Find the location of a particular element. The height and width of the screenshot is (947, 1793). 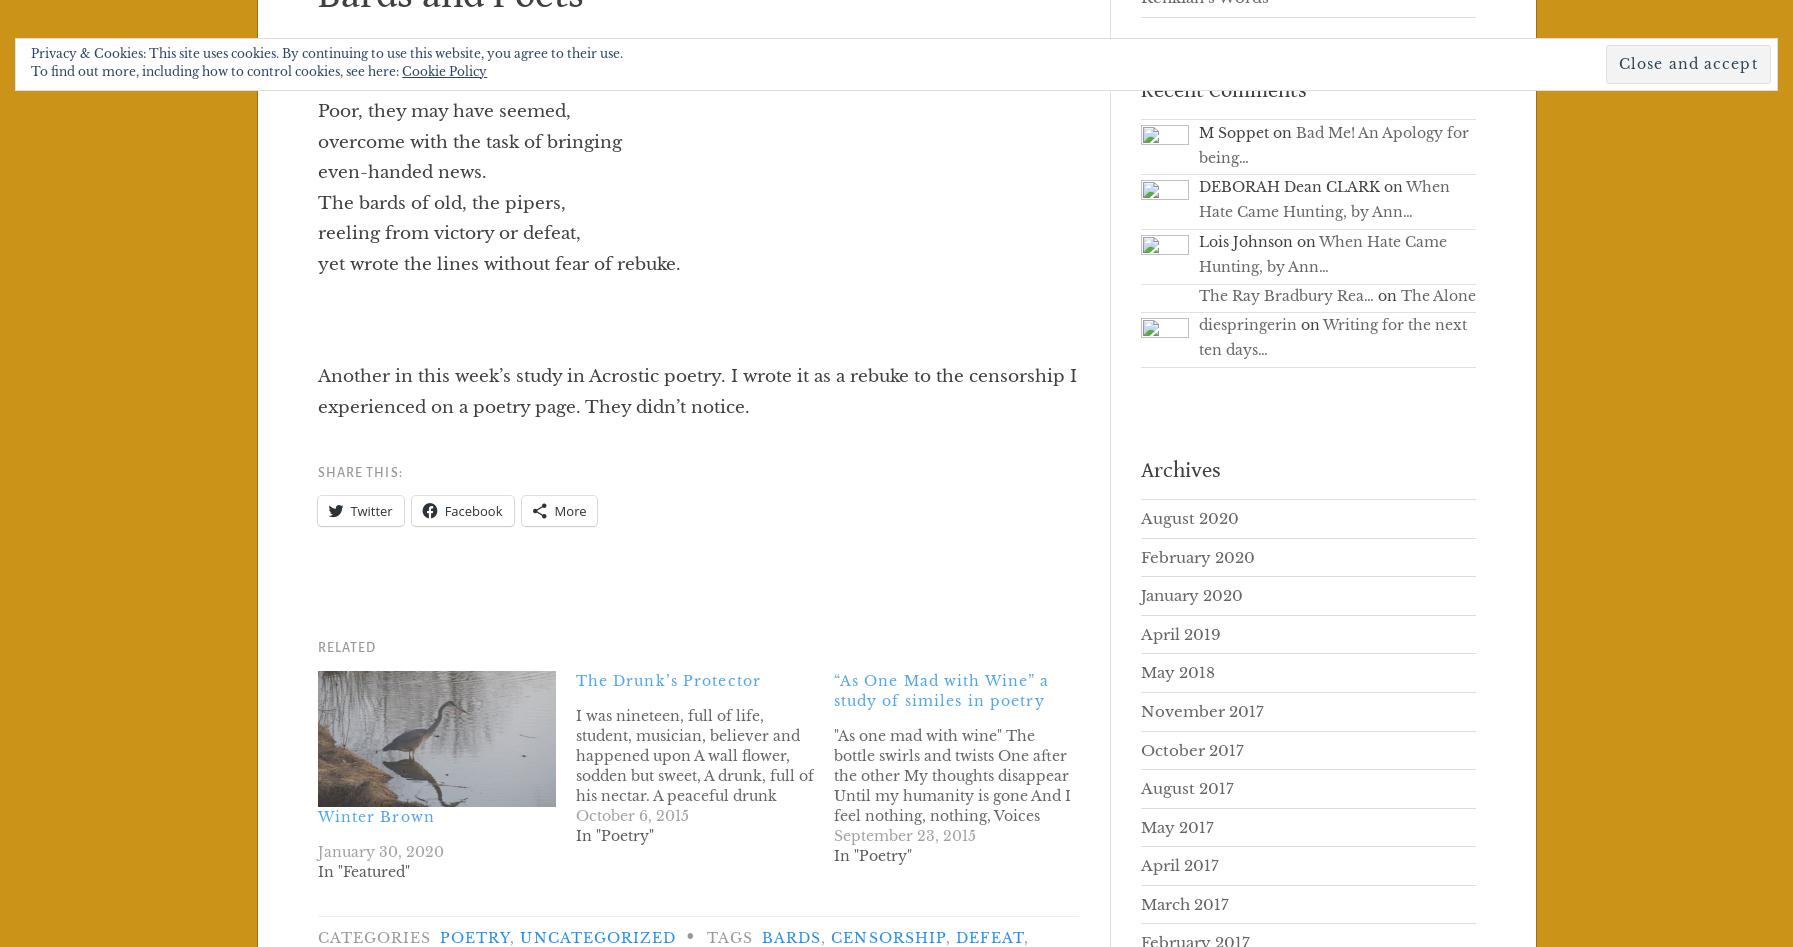

'Lois Johnson on' is located at coordinates (1257, 242).